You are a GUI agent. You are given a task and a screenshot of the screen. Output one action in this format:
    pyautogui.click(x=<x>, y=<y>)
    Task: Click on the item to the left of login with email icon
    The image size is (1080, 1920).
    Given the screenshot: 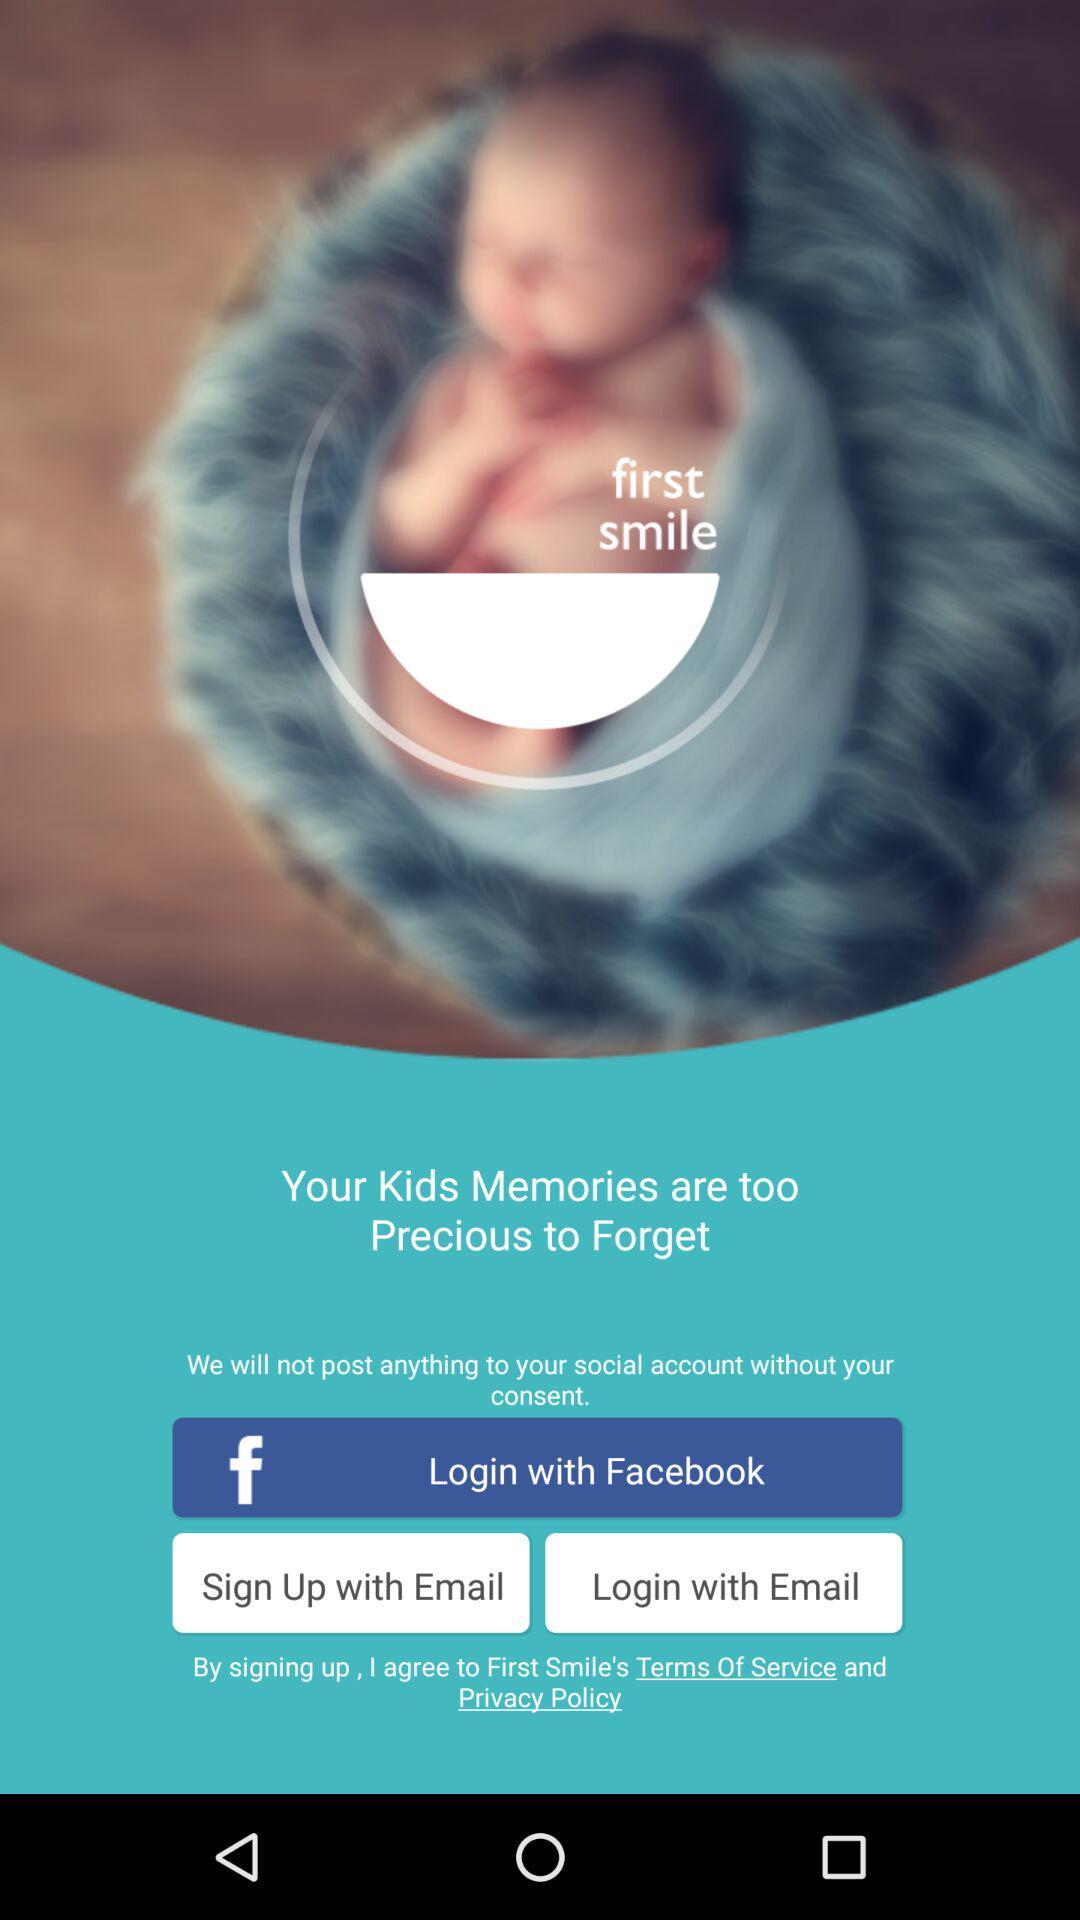 What is the action you would take?
    pyautogui.click(x=352, y=1584)
    